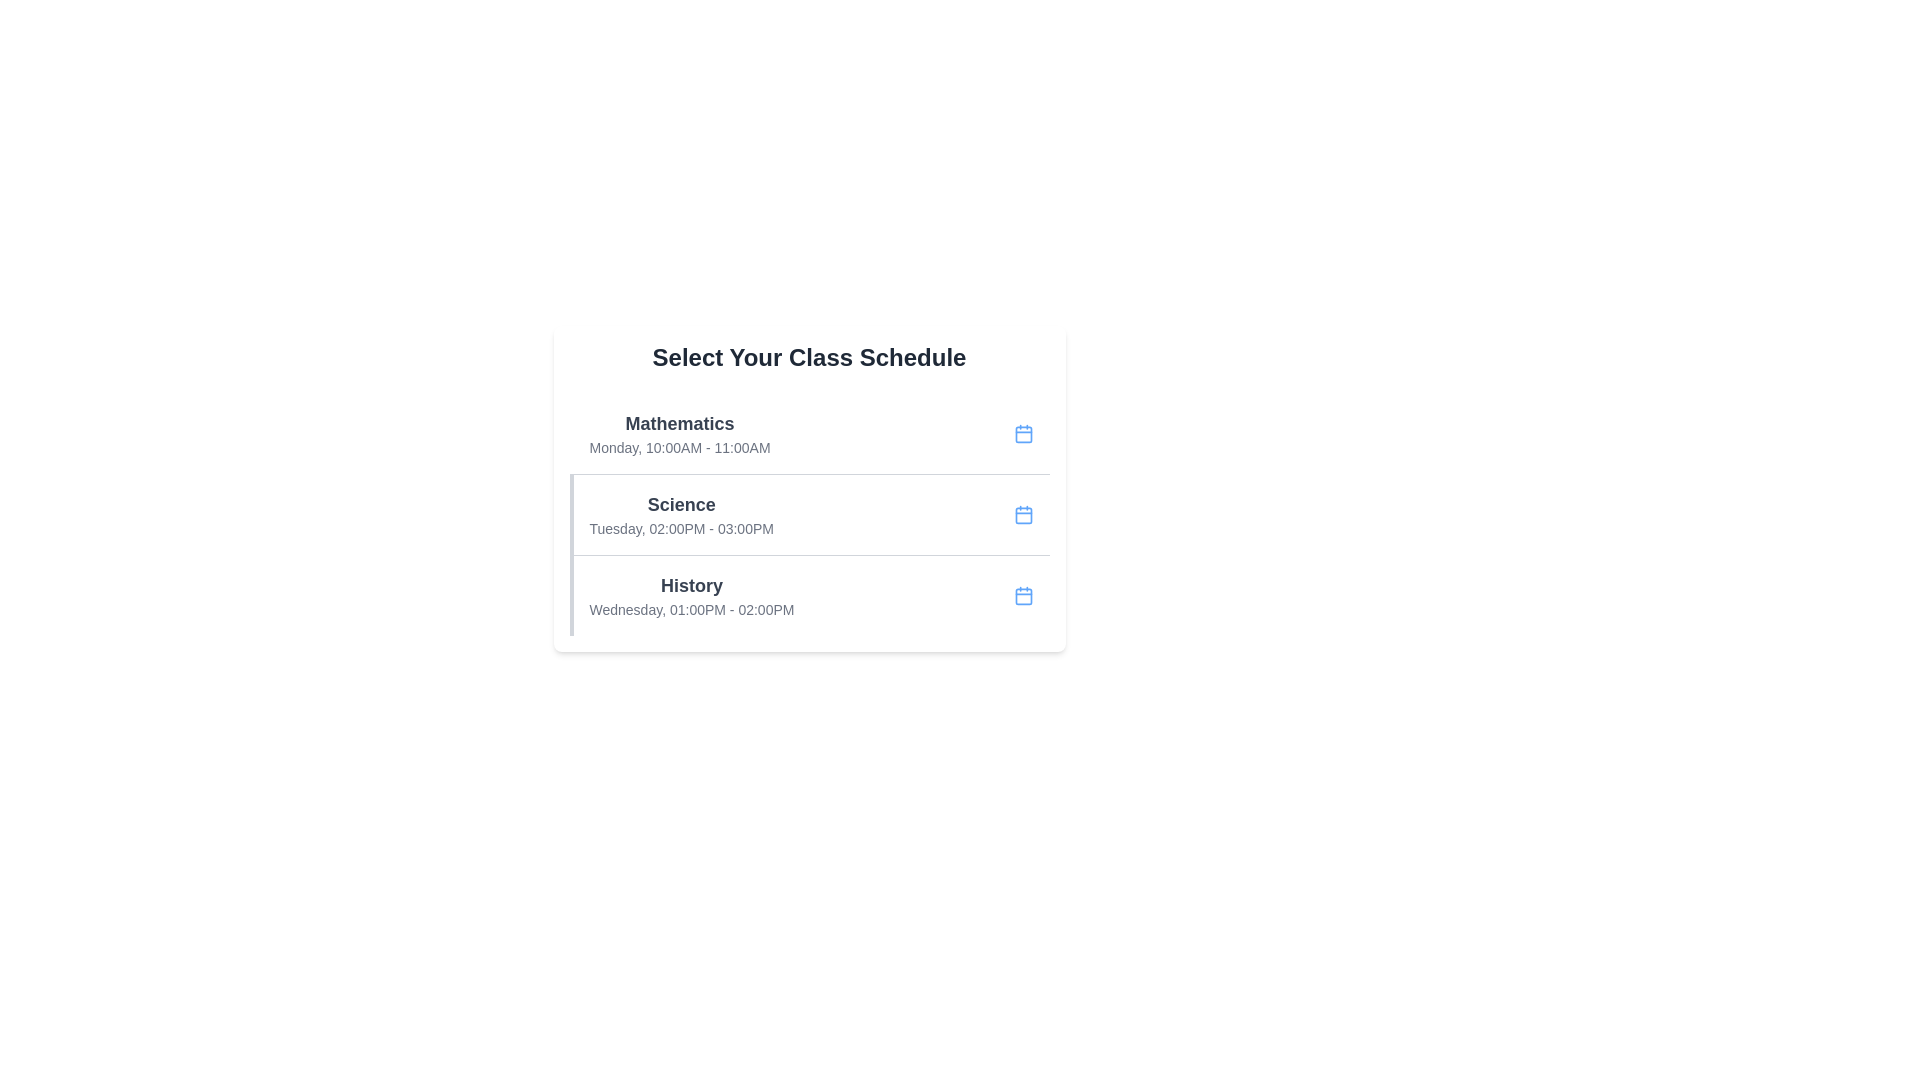  What do you see at coordinates (680, 433) in the screenshot?
I see `the text block labeled 'Mathematics' which features bold, large, dark gray text and is the first item in a vertical list of class schedules` at bounding box center [680, 433].